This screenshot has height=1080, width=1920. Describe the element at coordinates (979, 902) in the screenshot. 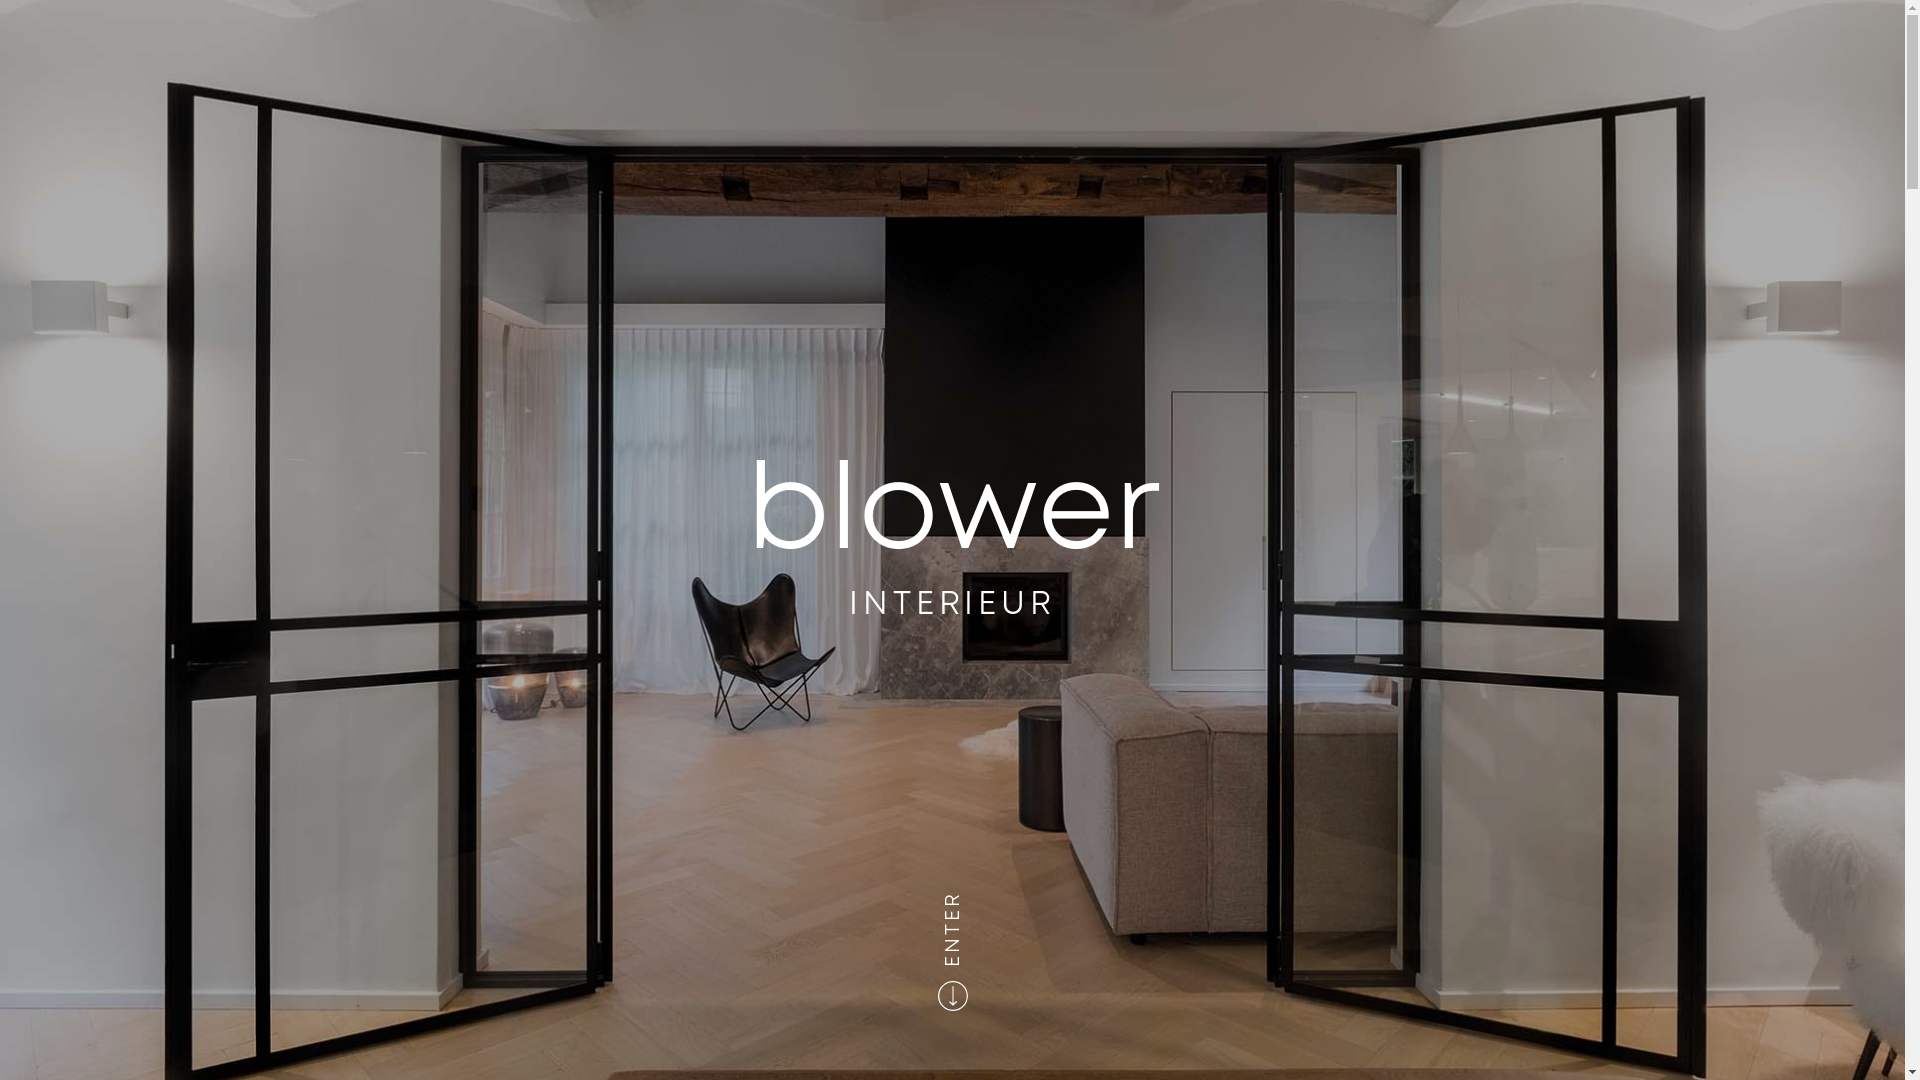

I see `'ENTER'` at that location.